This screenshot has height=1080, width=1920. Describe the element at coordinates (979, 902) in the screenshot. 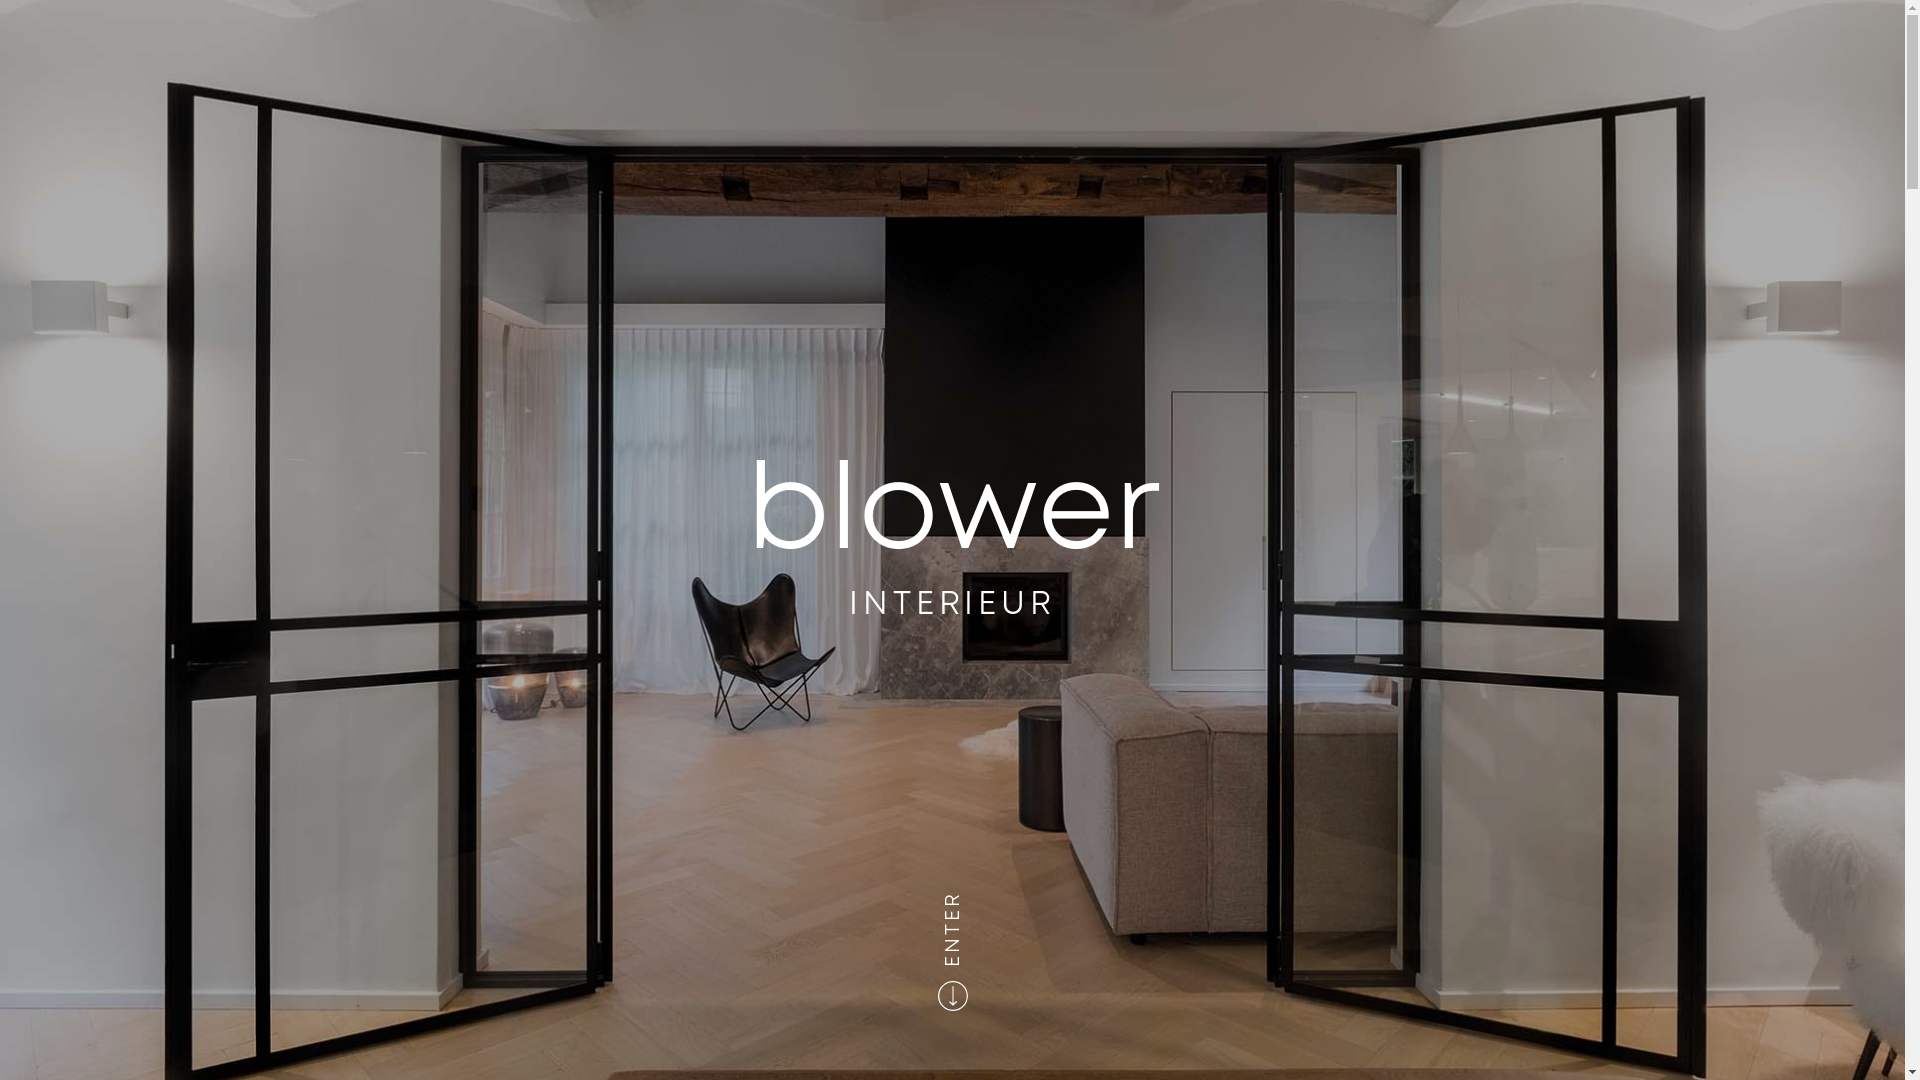

I see `'ENTER'` at that location.